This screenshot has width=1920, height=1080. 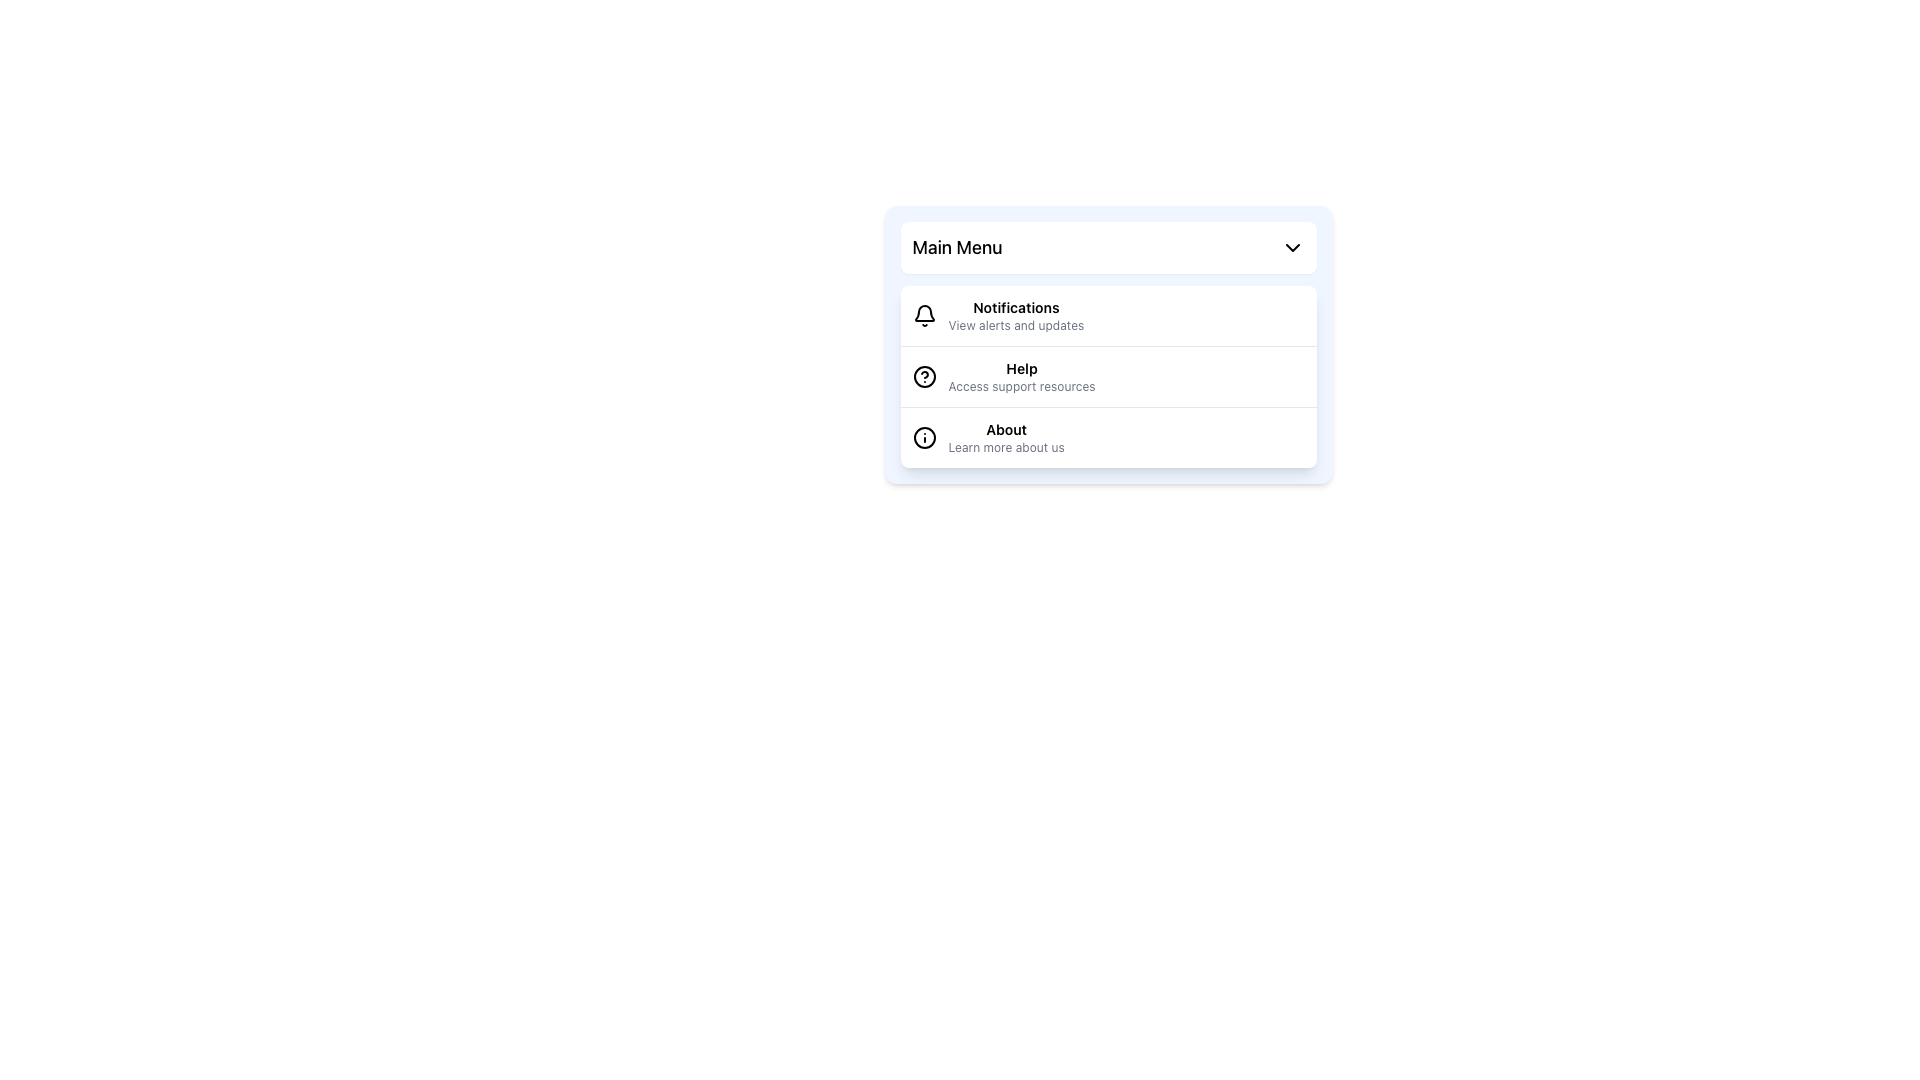 I want to click on the Chevron Down icon located on the right-hand side of the 'Main Menu' header, so click(x=1292, y=246).